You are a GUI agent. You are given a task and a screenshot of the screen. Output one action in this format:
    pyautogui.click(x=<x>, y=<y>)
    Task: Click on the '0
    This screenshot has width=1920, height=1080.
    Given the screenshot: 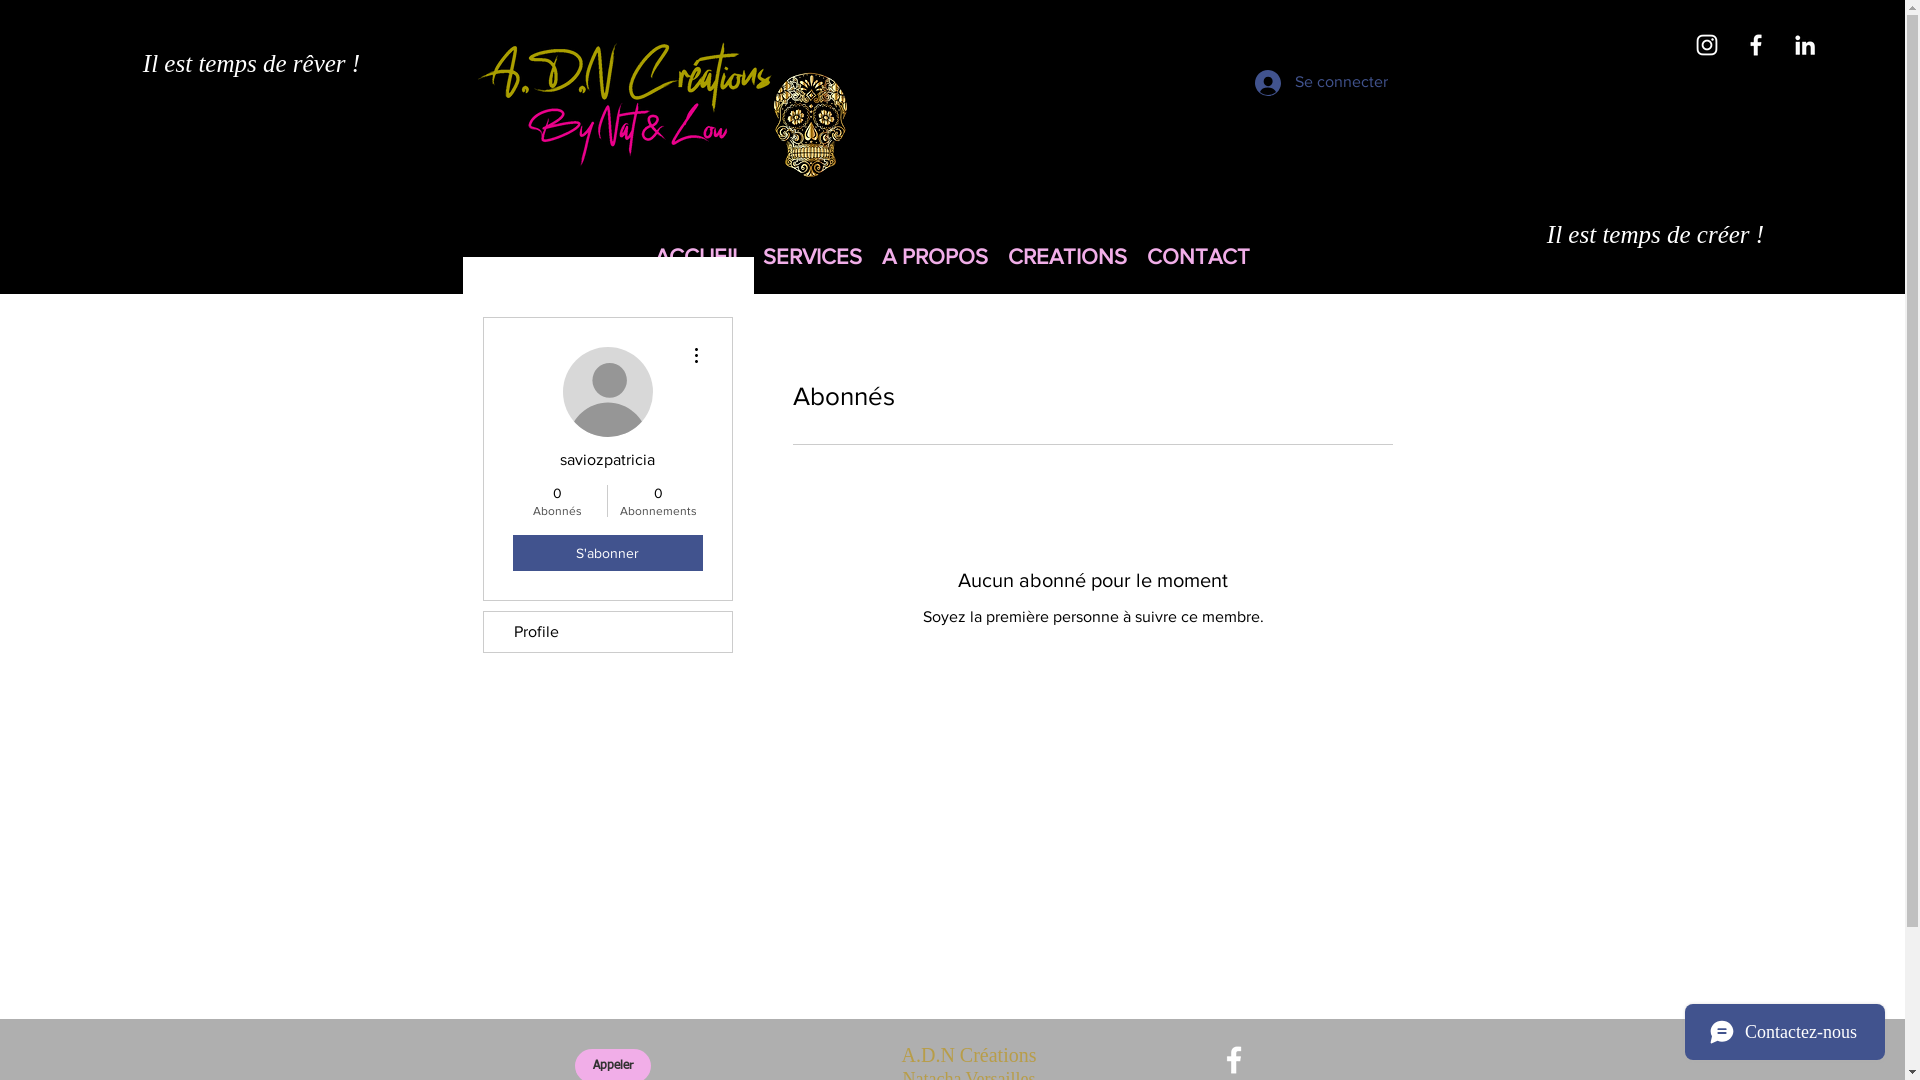 What is the action you would take?
    pyautogui.click(x=658, y=500)
    